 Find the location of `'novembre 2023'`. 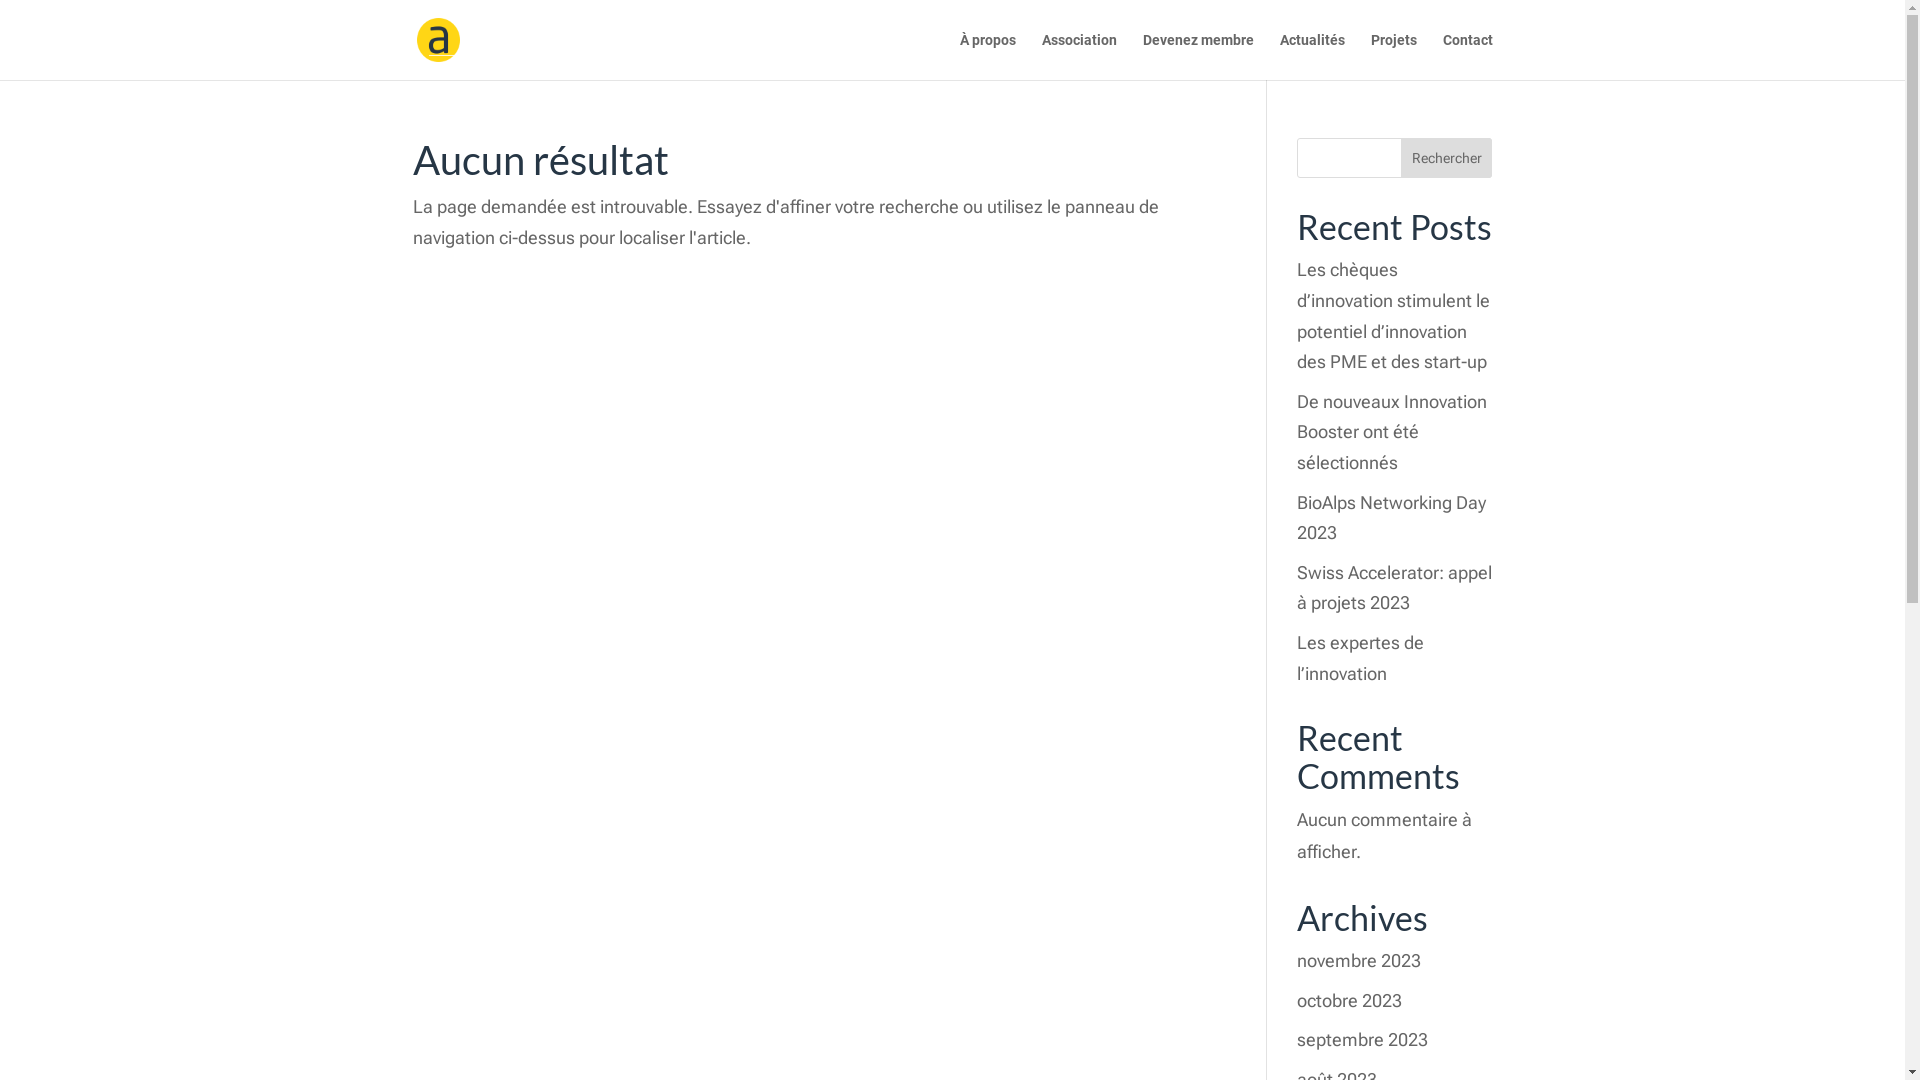

'novembre 2023' is located at coordinates (1358, 959).